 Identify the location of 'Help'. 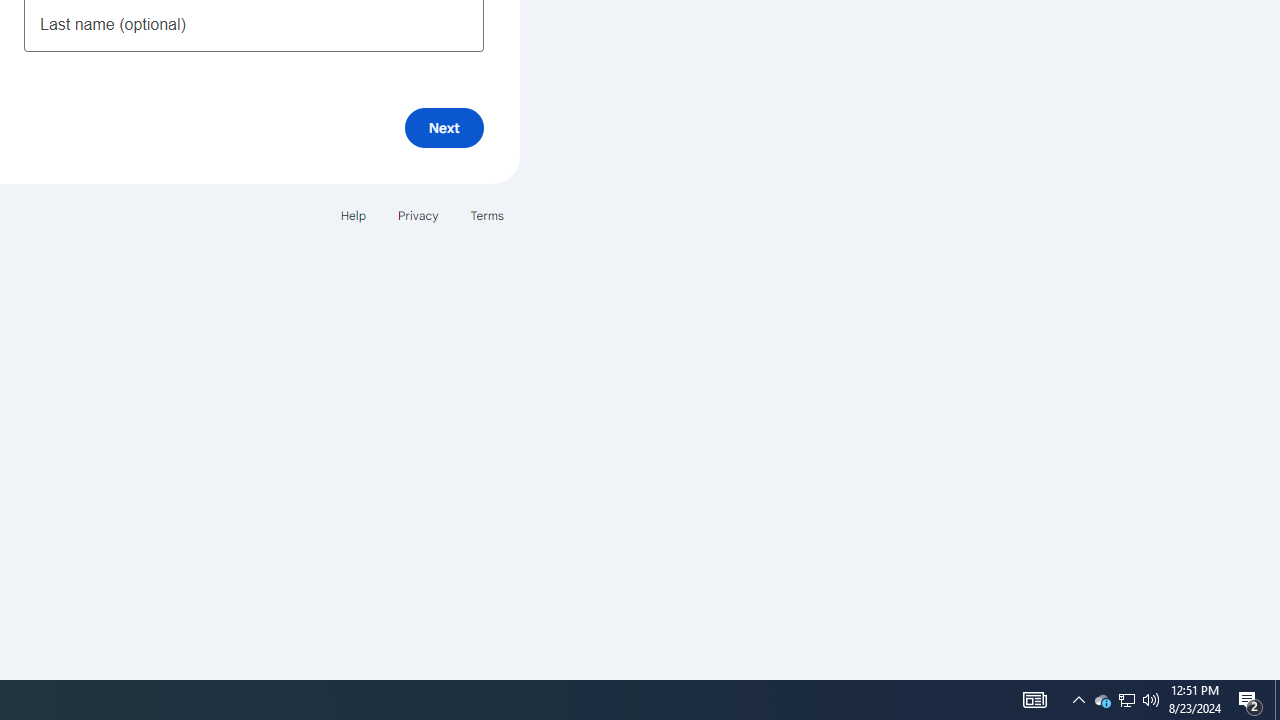
(352, 215).